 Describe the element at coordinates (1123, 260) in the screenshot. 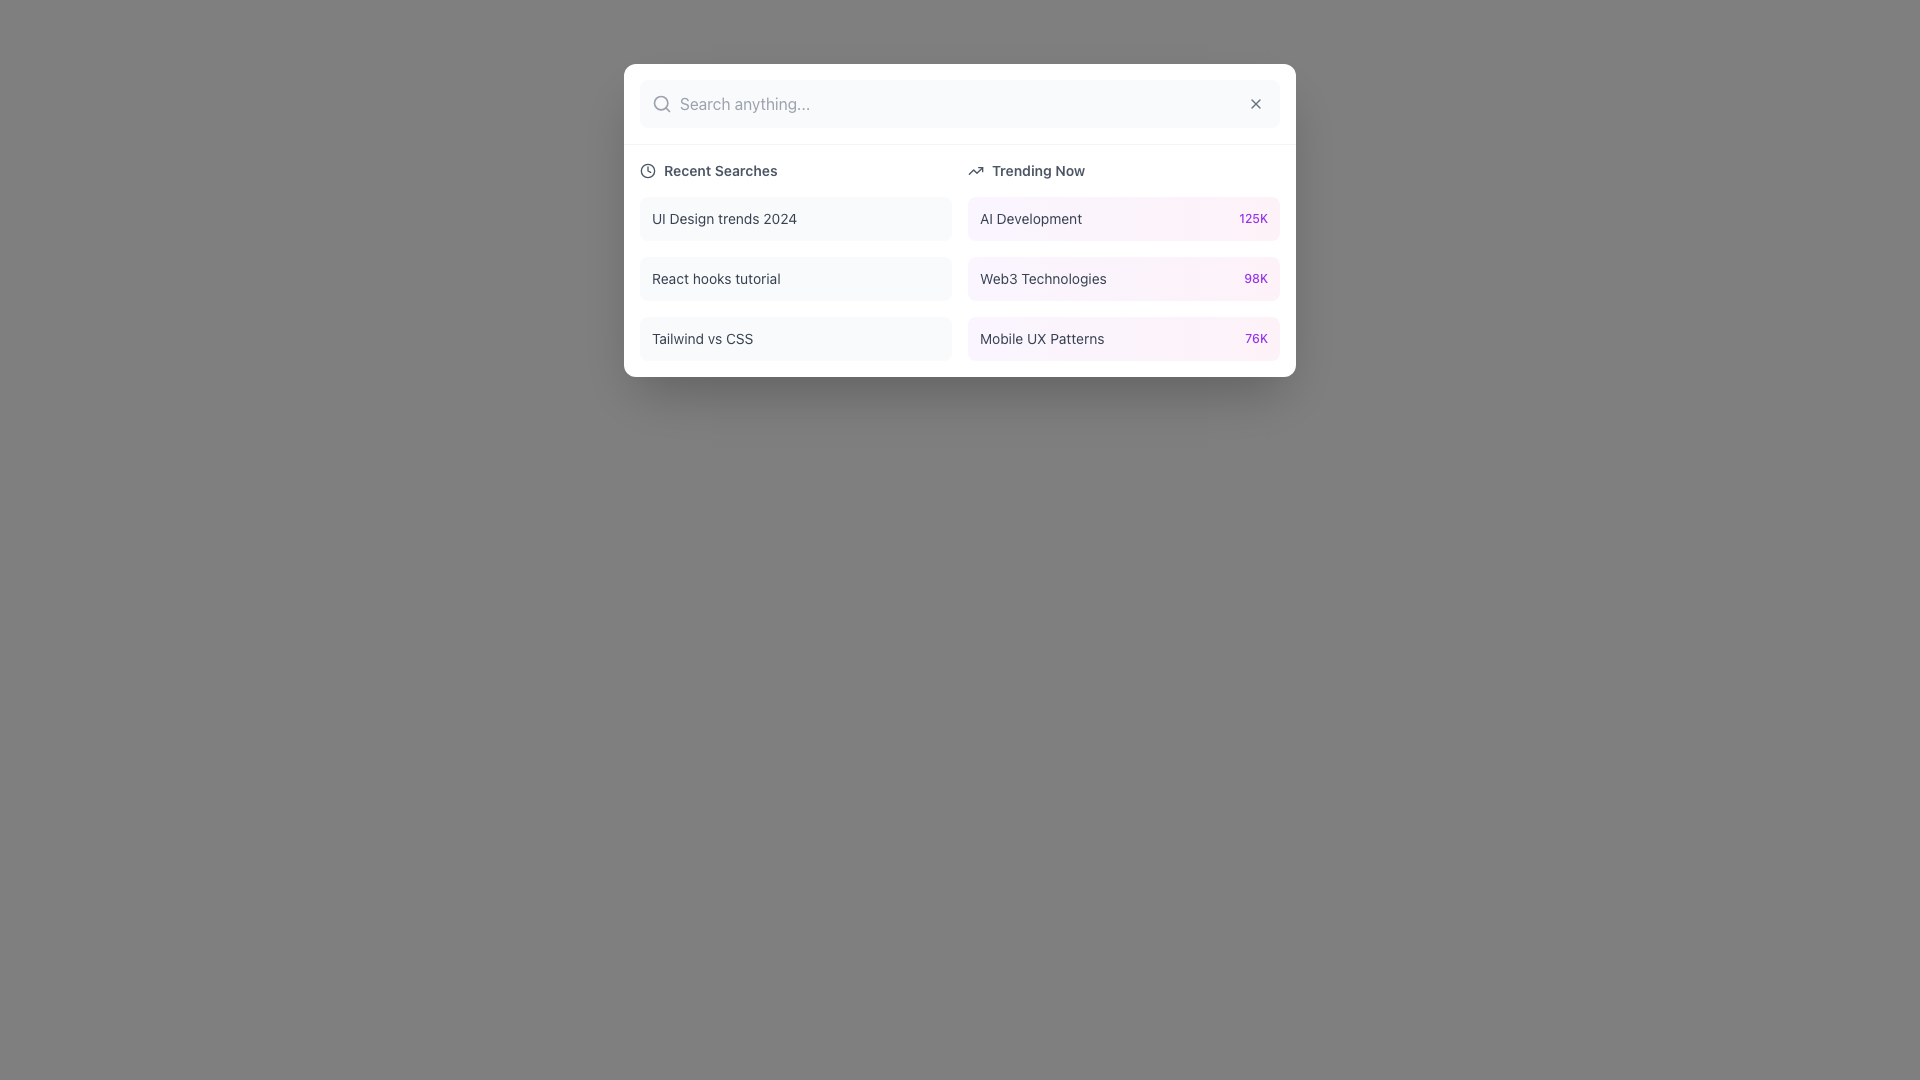

I see `the interactive list item displaying the trending topic 'Web3 Technologies'` at that location.